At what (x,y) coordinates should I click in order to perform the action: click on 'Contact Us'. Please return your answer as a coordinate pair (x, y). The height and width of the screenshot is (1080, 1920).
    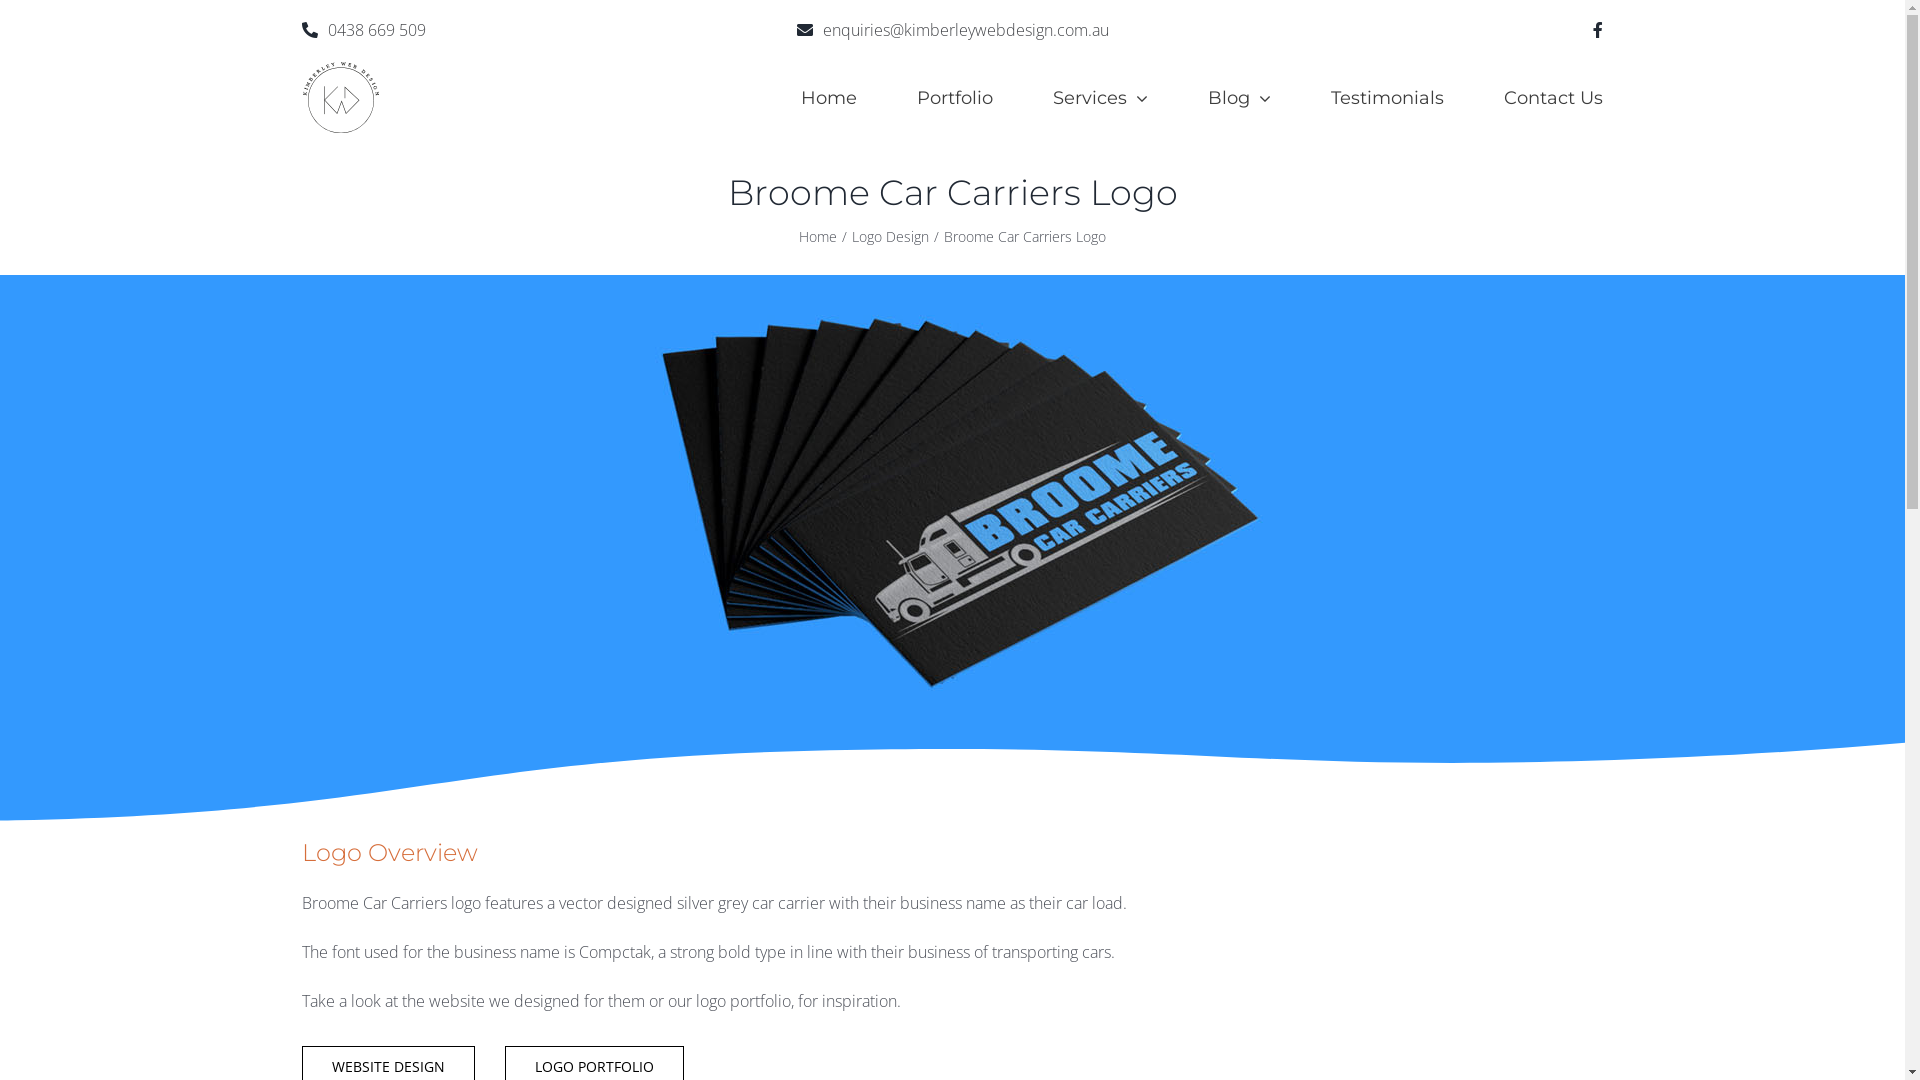
    Looking at the image, I should click on (1503, 97).